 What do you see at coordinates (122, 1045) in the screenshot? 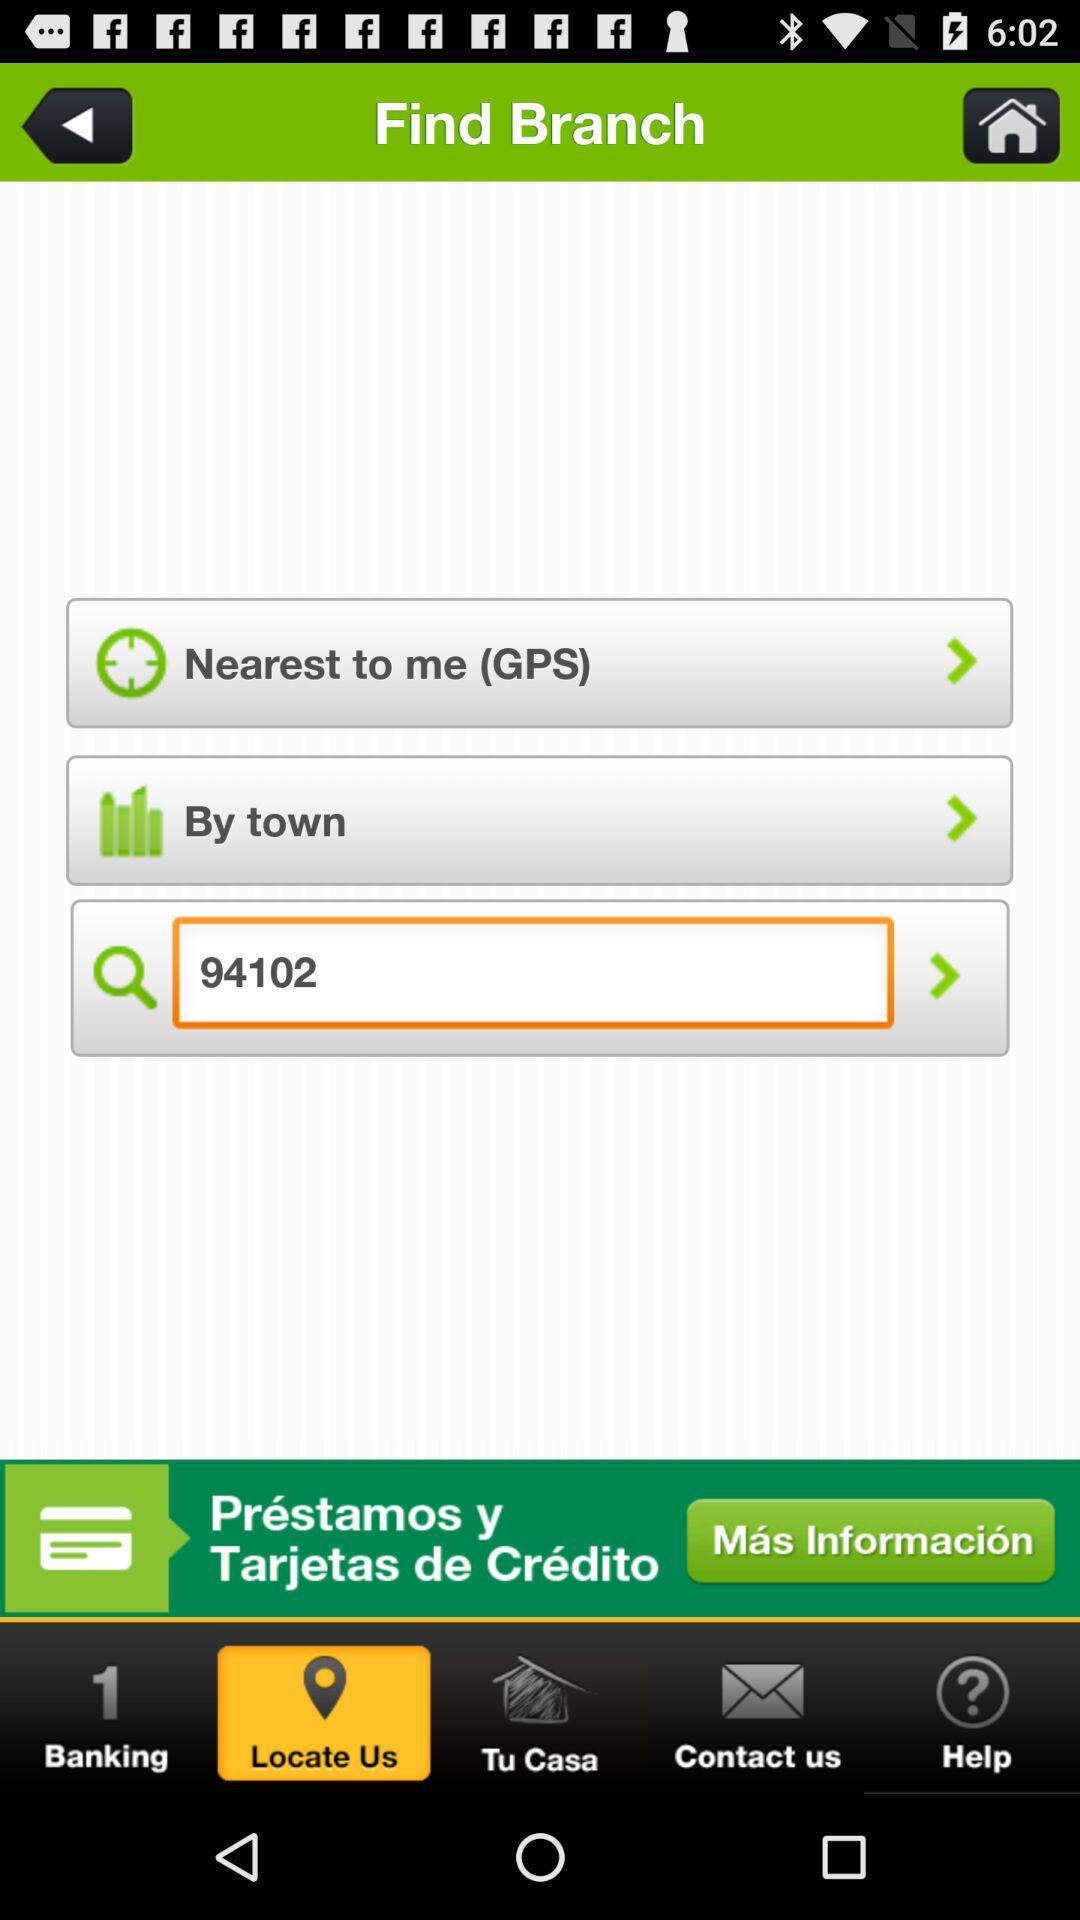
I see `the search icon` at bounding box center [122, 1045].